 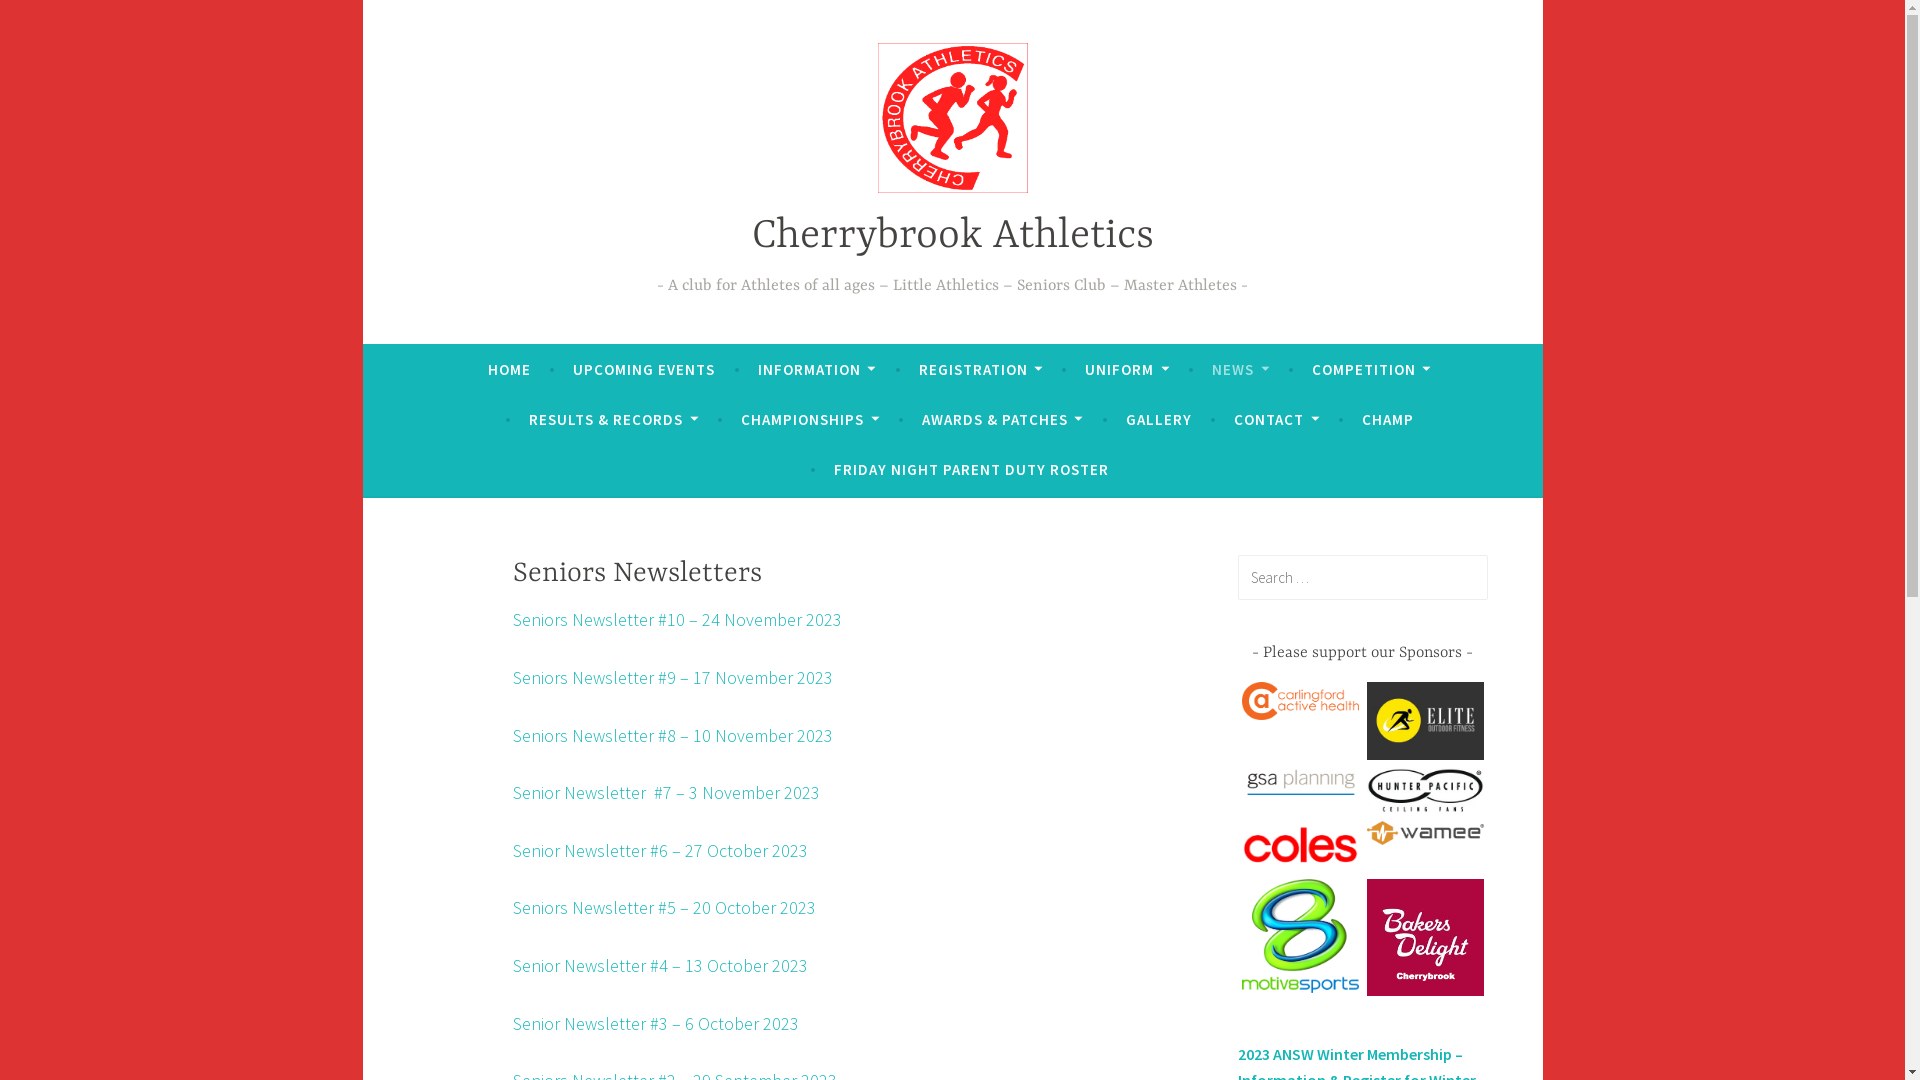 What do you see at coordinates (509, 370) in the screenshot?
I see `'HOME'` at bounding box center [509, 370].